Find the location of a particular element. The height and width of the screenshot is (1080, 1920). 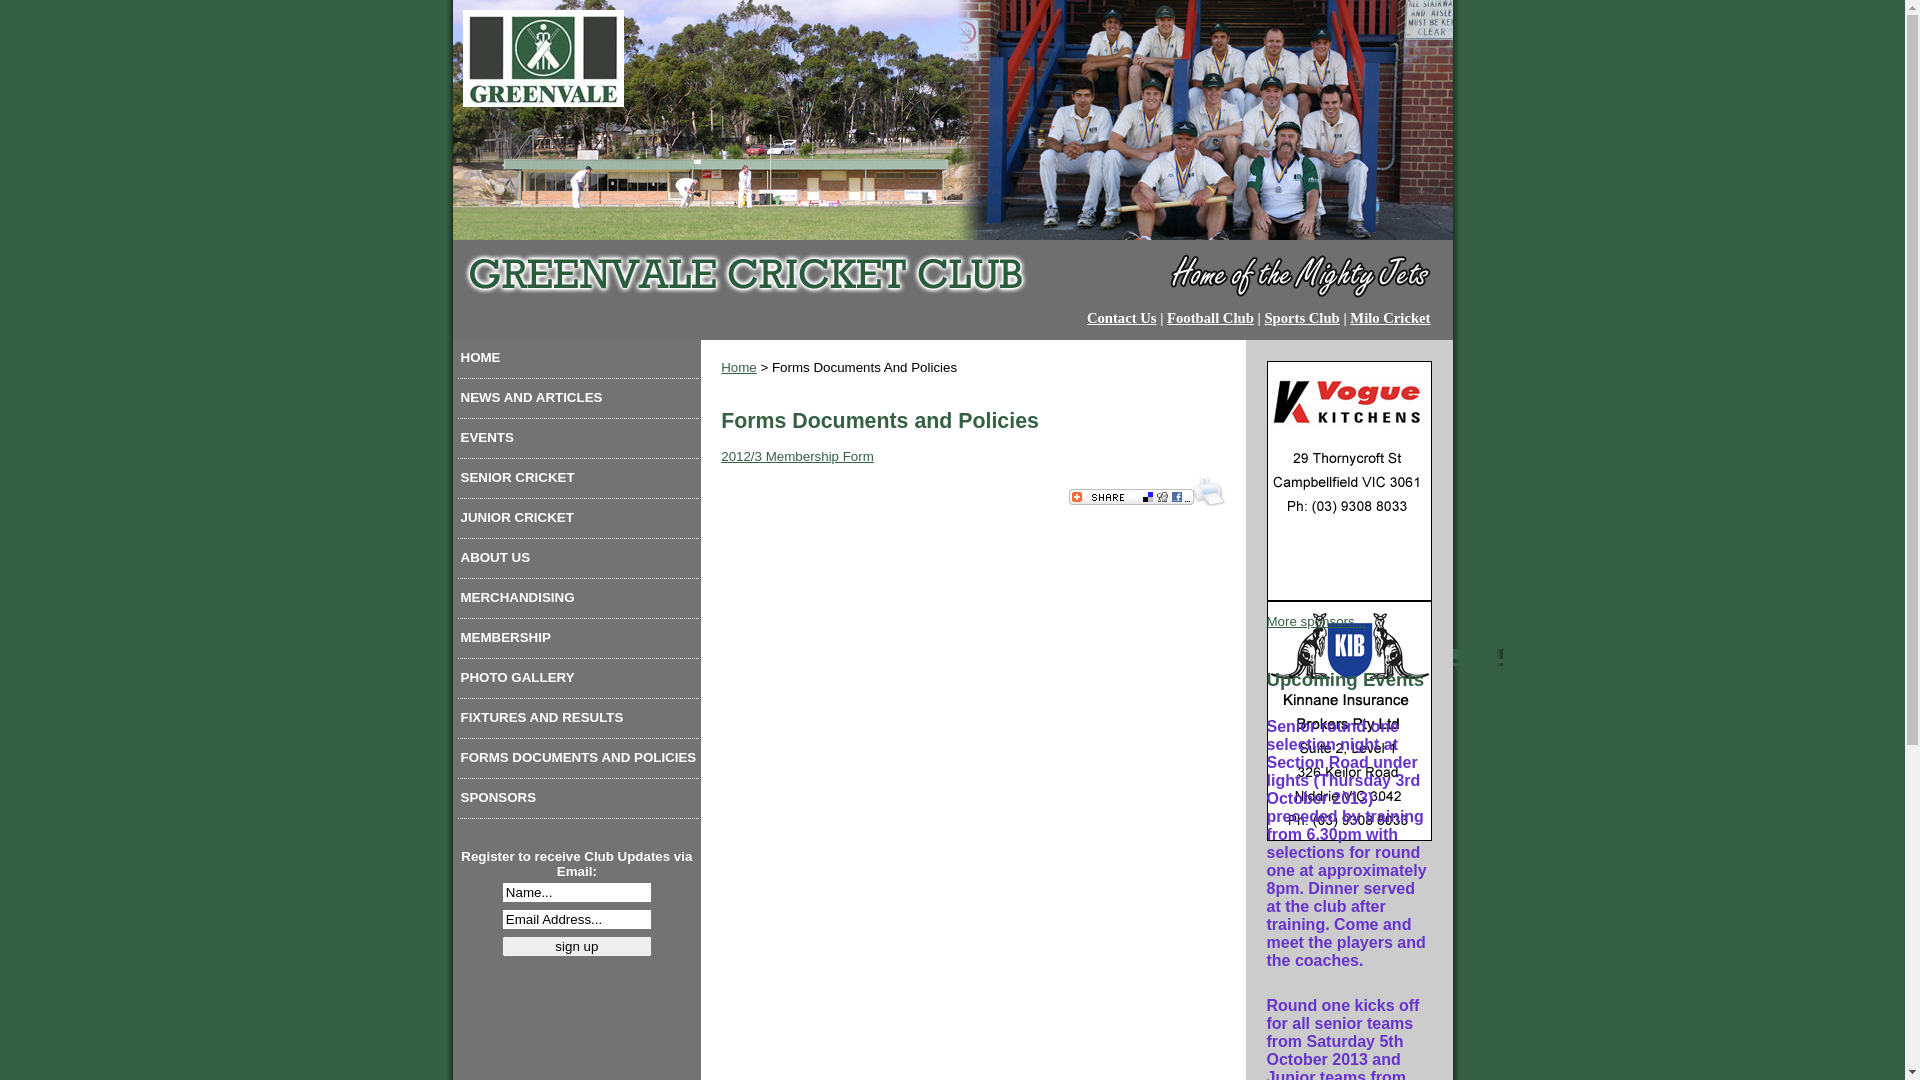

'FIXTURES AND RESULTS' is located at coordinates (578, 721).